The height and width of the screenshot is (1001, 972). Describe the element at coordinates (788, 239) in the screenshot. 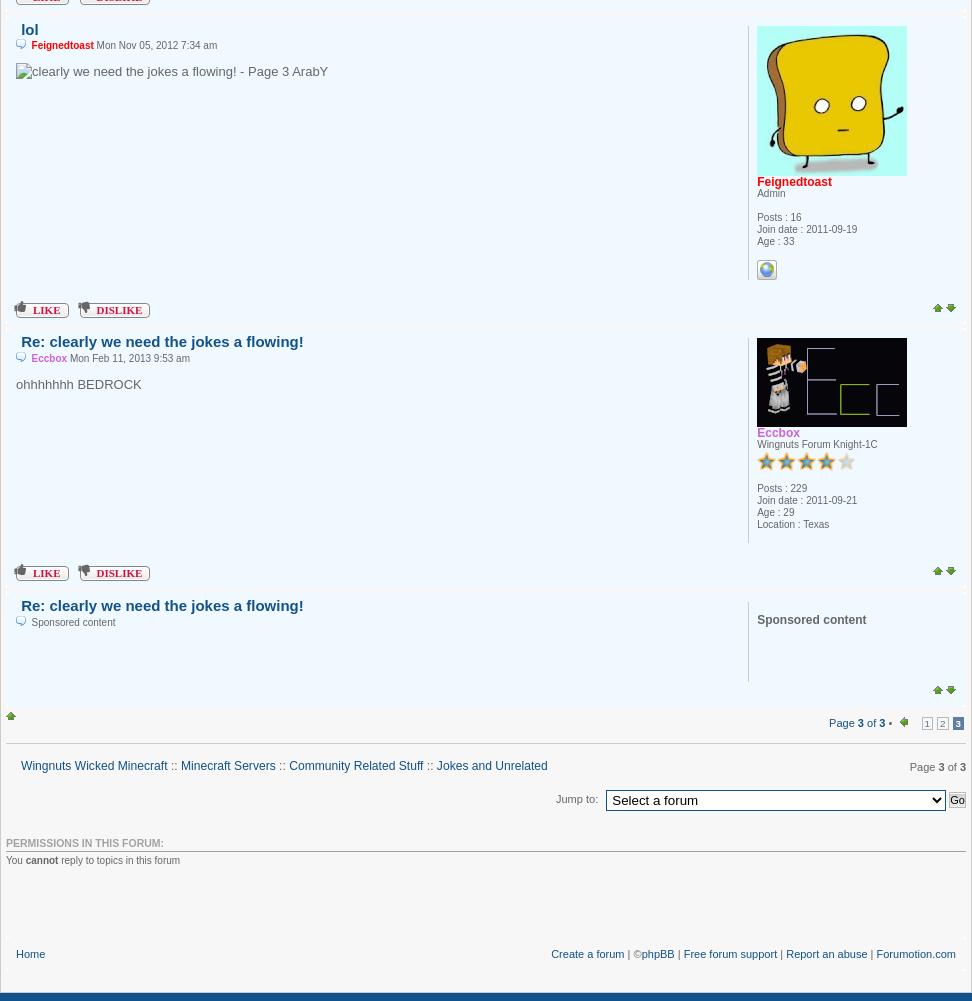

I see `'33'` at that location.